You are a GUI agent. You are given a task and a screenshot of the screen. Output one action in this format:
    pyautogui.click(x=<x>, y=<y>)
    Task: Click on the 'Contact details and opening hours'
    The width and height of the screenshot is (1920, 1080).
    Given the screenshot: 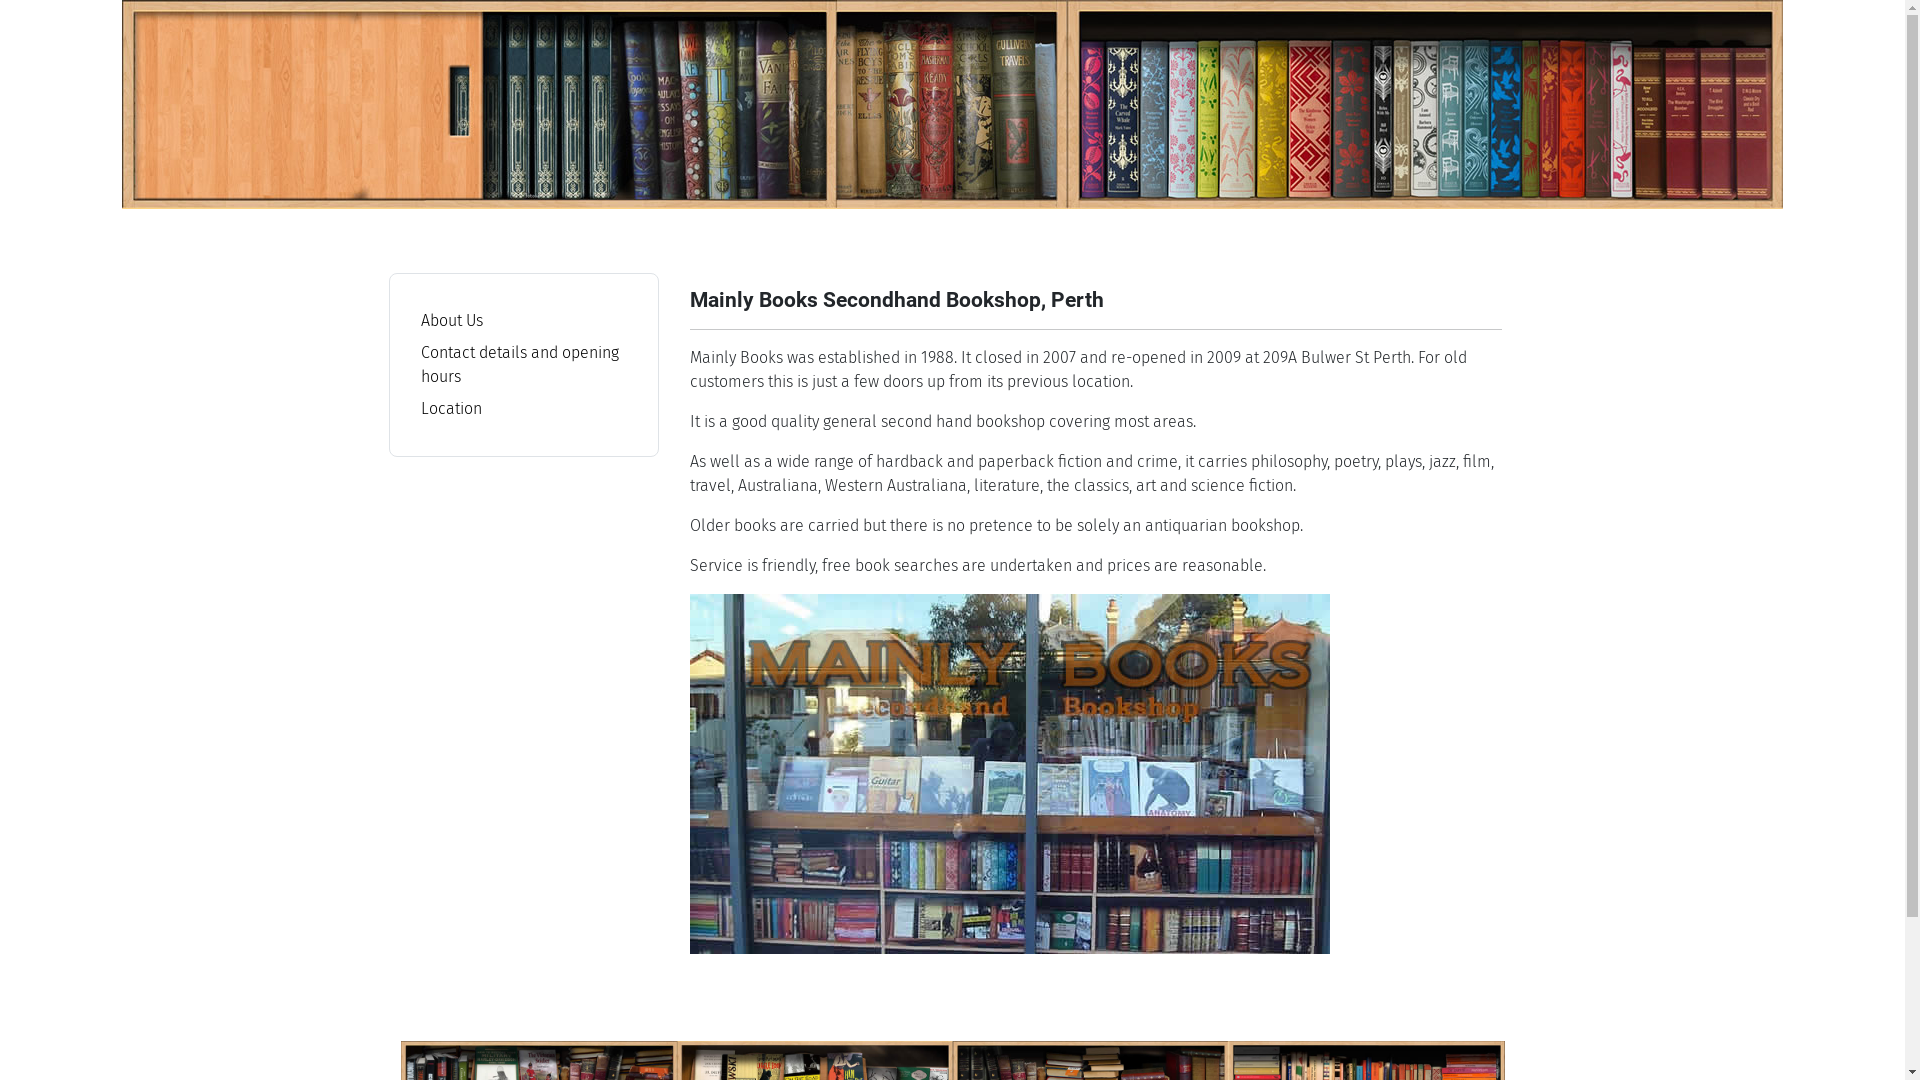 What is the action you would take?
    pyautogui.click(x=518, y=364)
    